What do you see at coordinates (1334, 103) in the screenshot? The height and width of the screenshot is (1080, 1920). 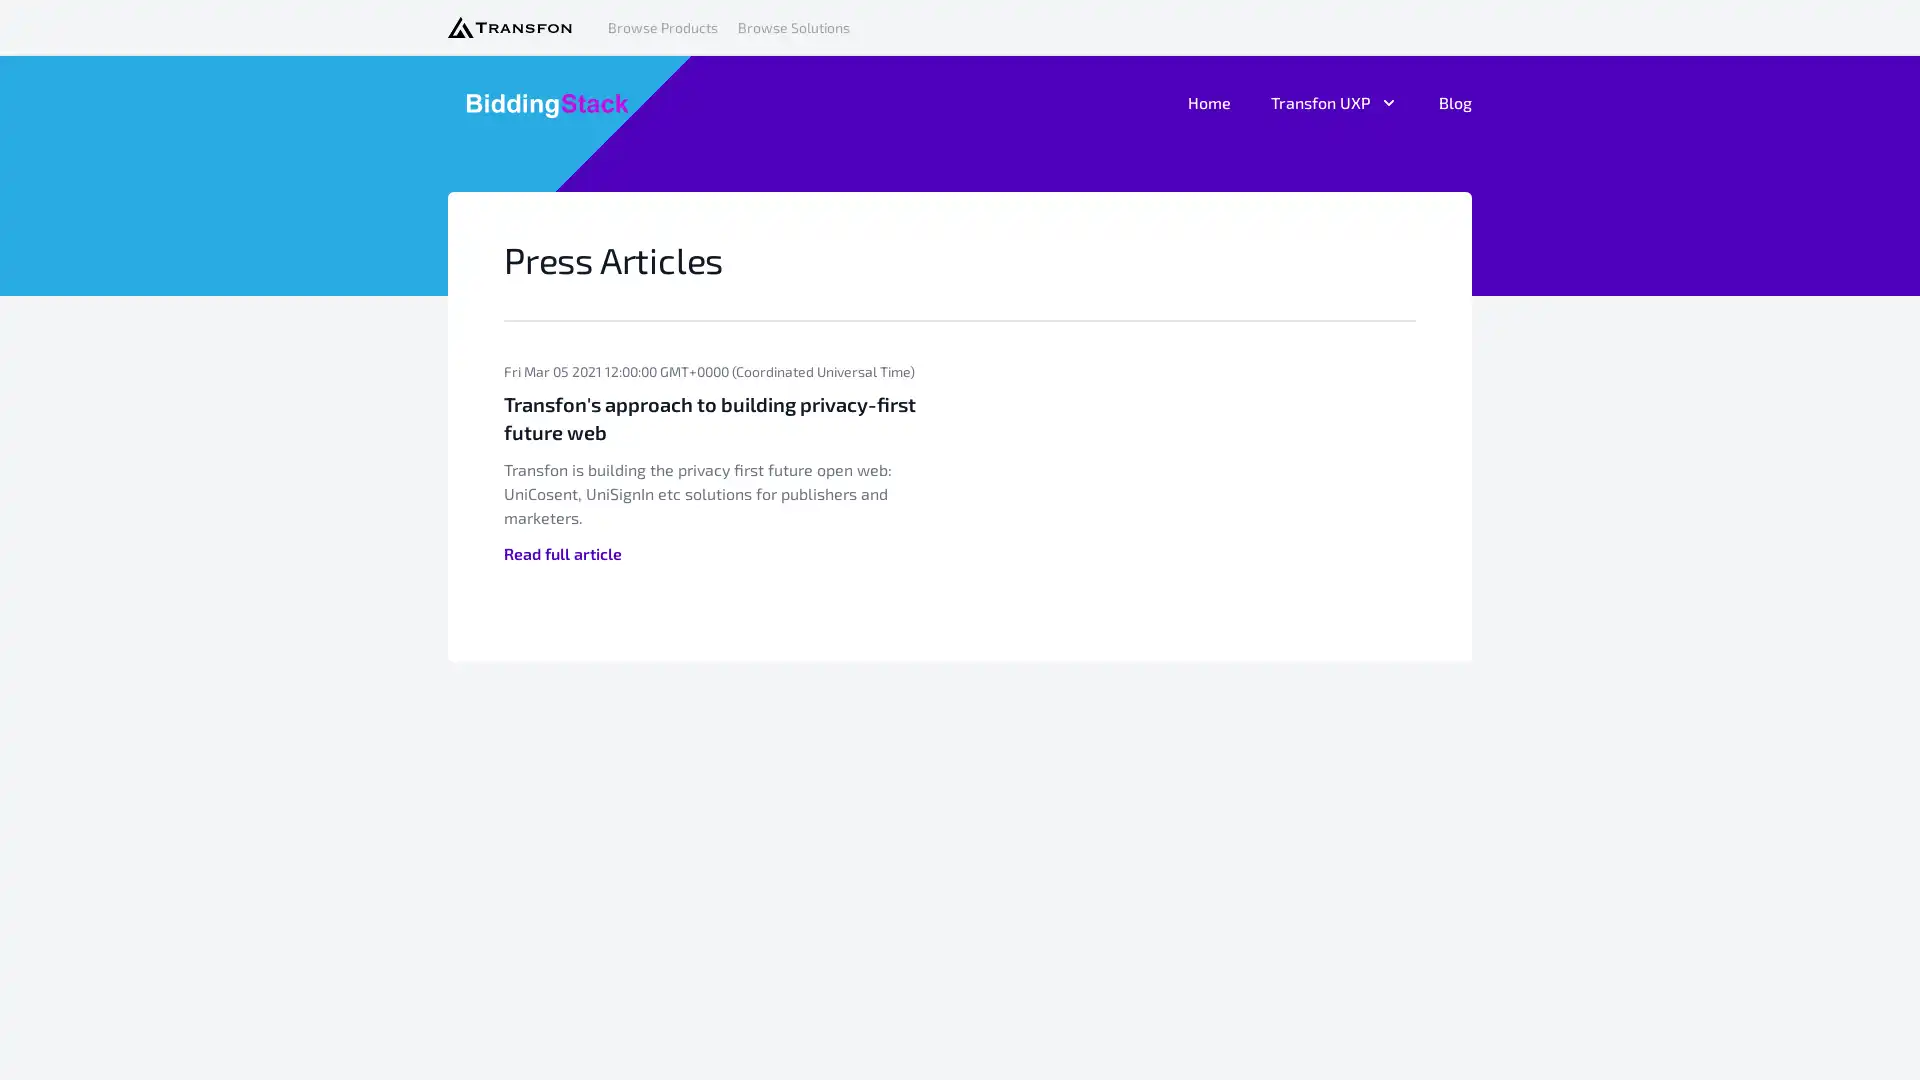 I see `Transfon UXP` at bounding box center [1334, 103].